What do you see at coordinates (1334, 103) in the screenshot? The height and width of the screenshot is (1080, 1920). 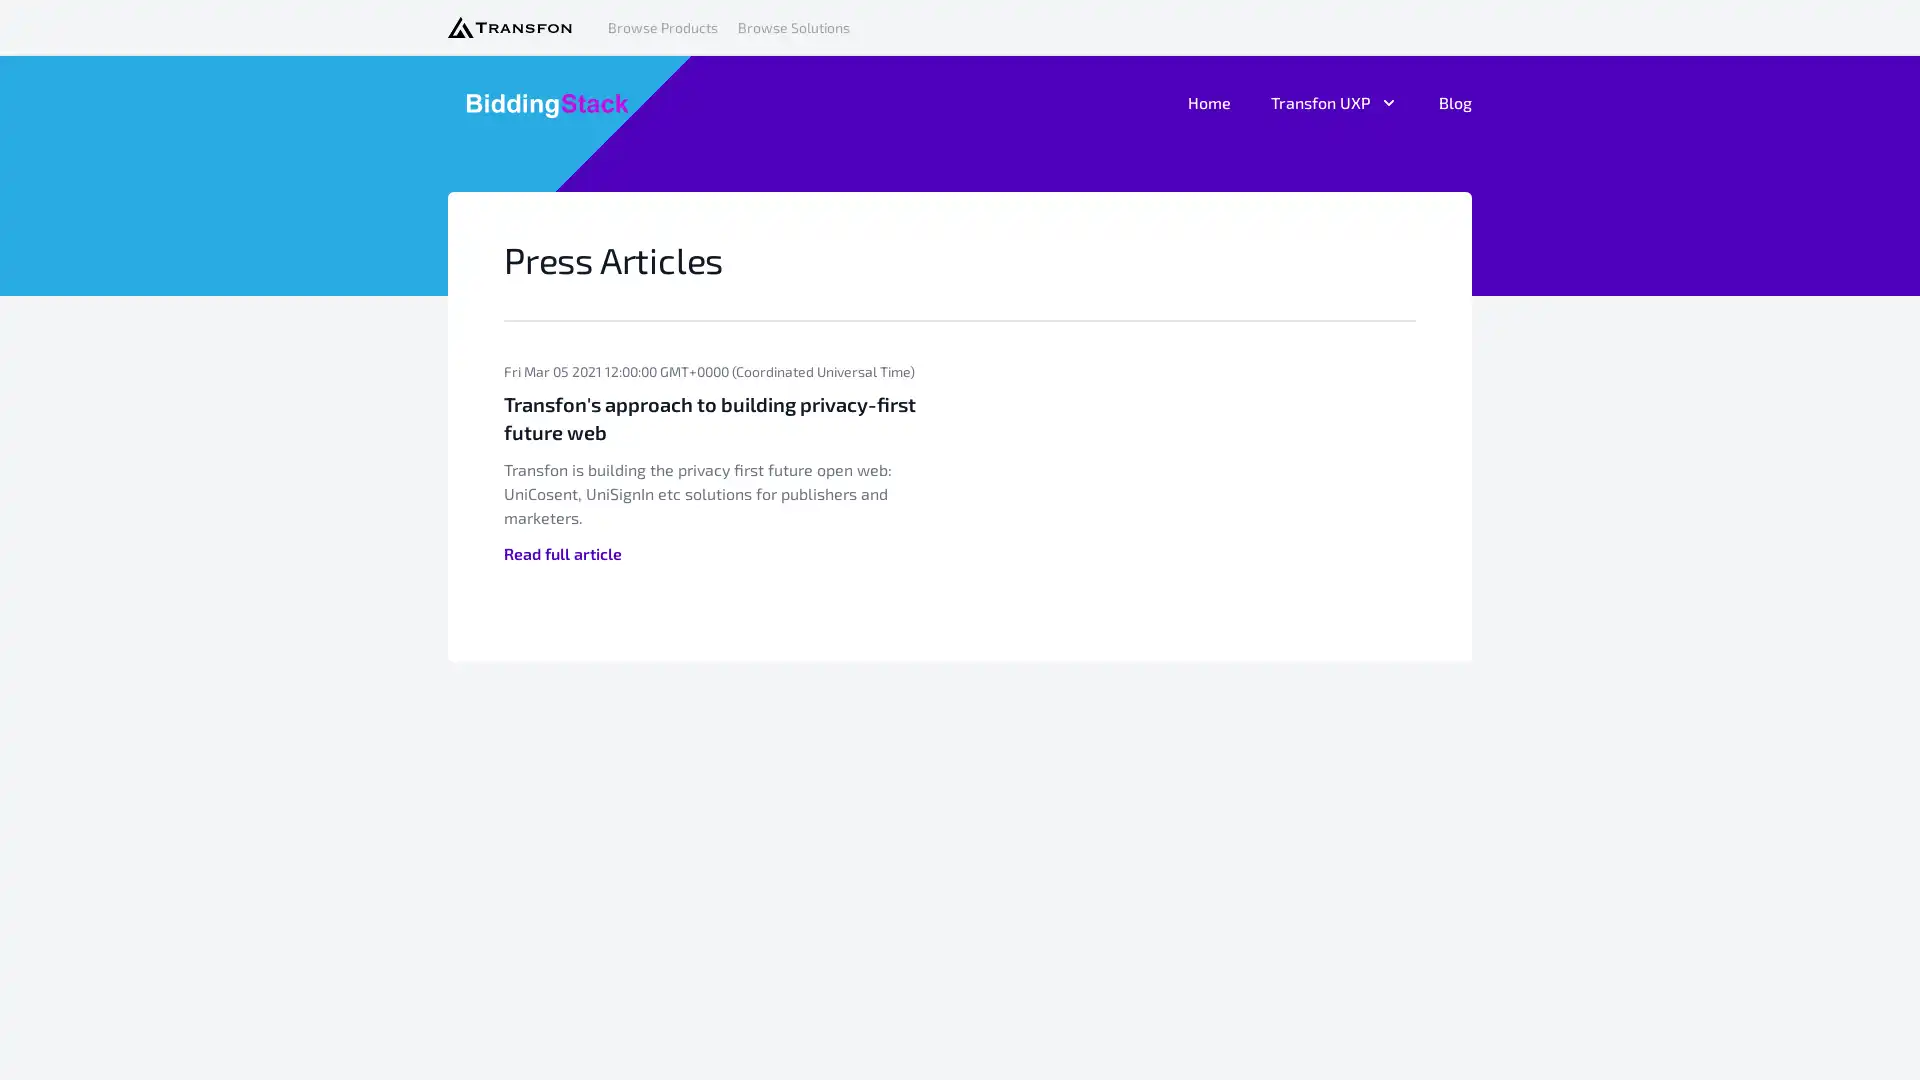 I see `Transfon UXP` at bounding box center [1334, 103].